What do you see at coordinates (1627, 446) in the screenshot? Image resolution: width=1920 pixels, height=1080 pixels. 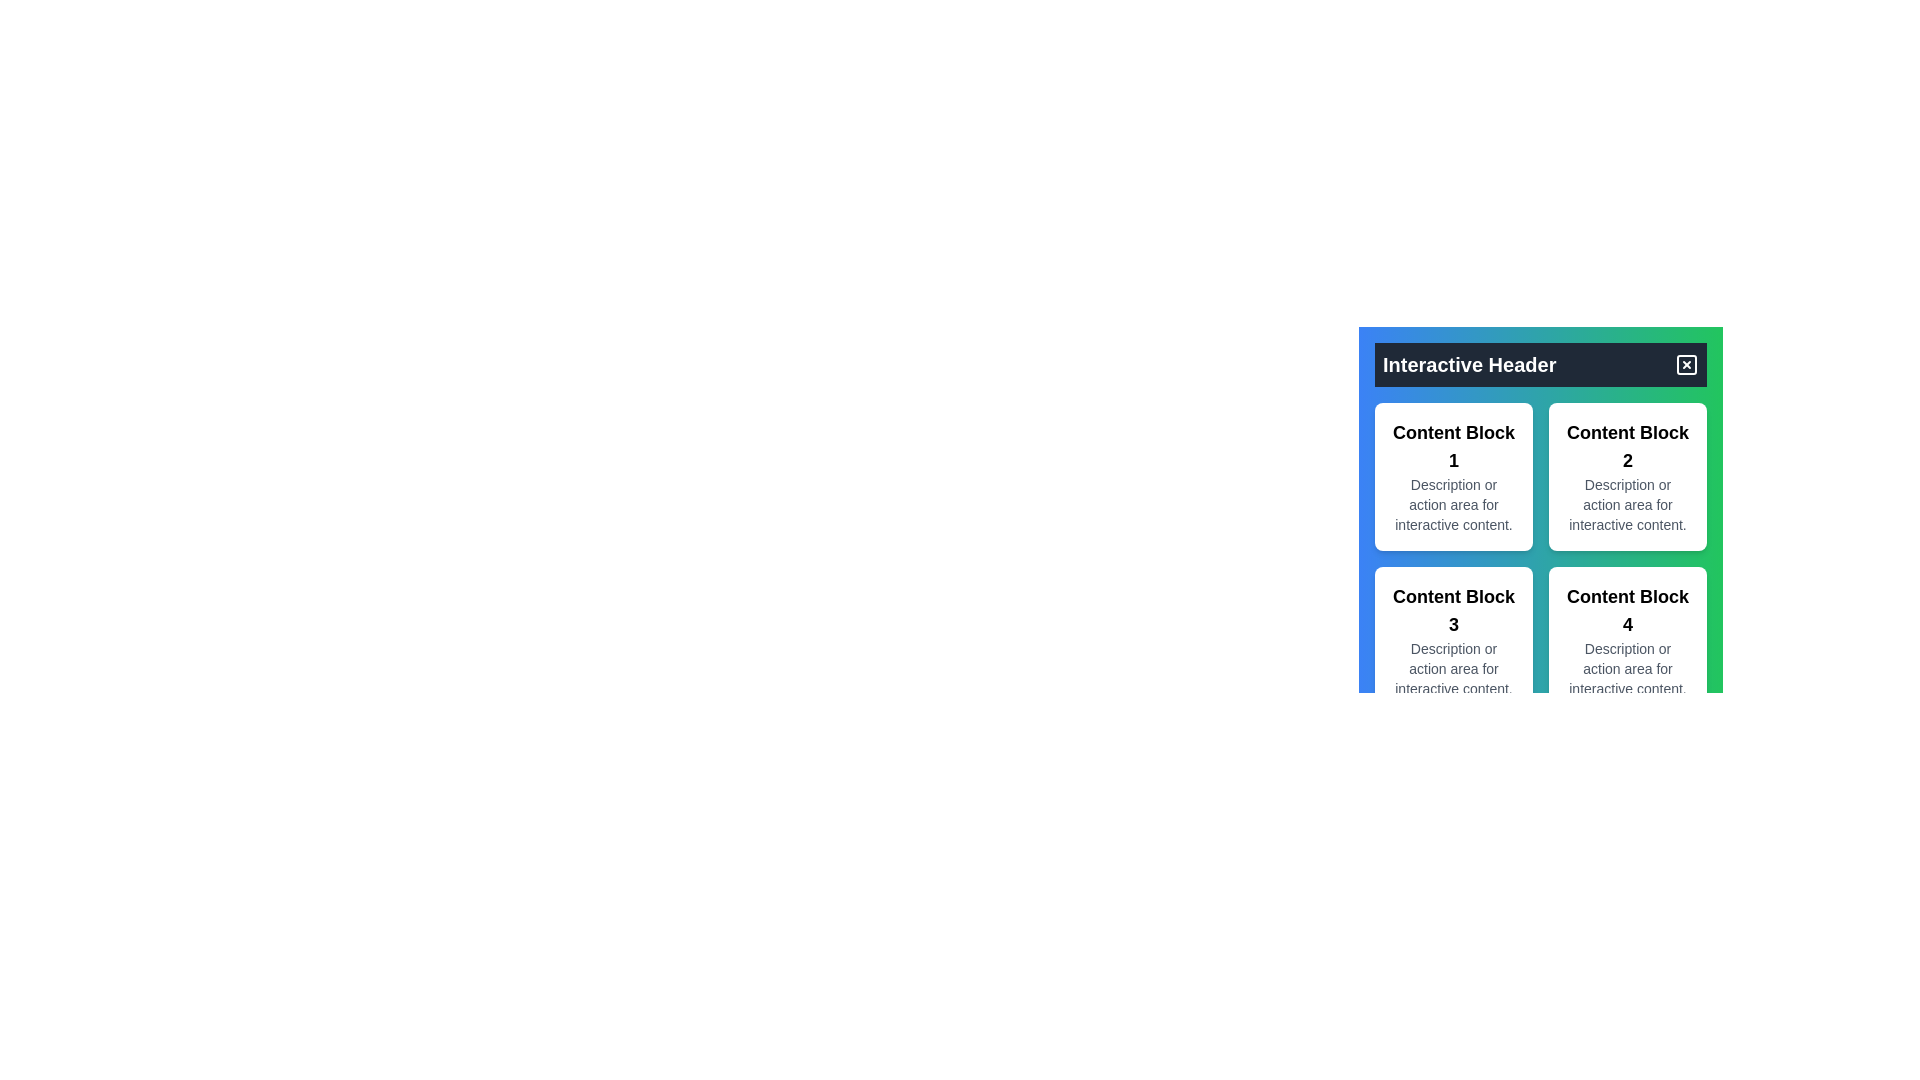 I see `the Text label that serves as the title or identifier for a specific content block within the grid layout by moving the cursor to its center point` at bounding box center [1627, 446].